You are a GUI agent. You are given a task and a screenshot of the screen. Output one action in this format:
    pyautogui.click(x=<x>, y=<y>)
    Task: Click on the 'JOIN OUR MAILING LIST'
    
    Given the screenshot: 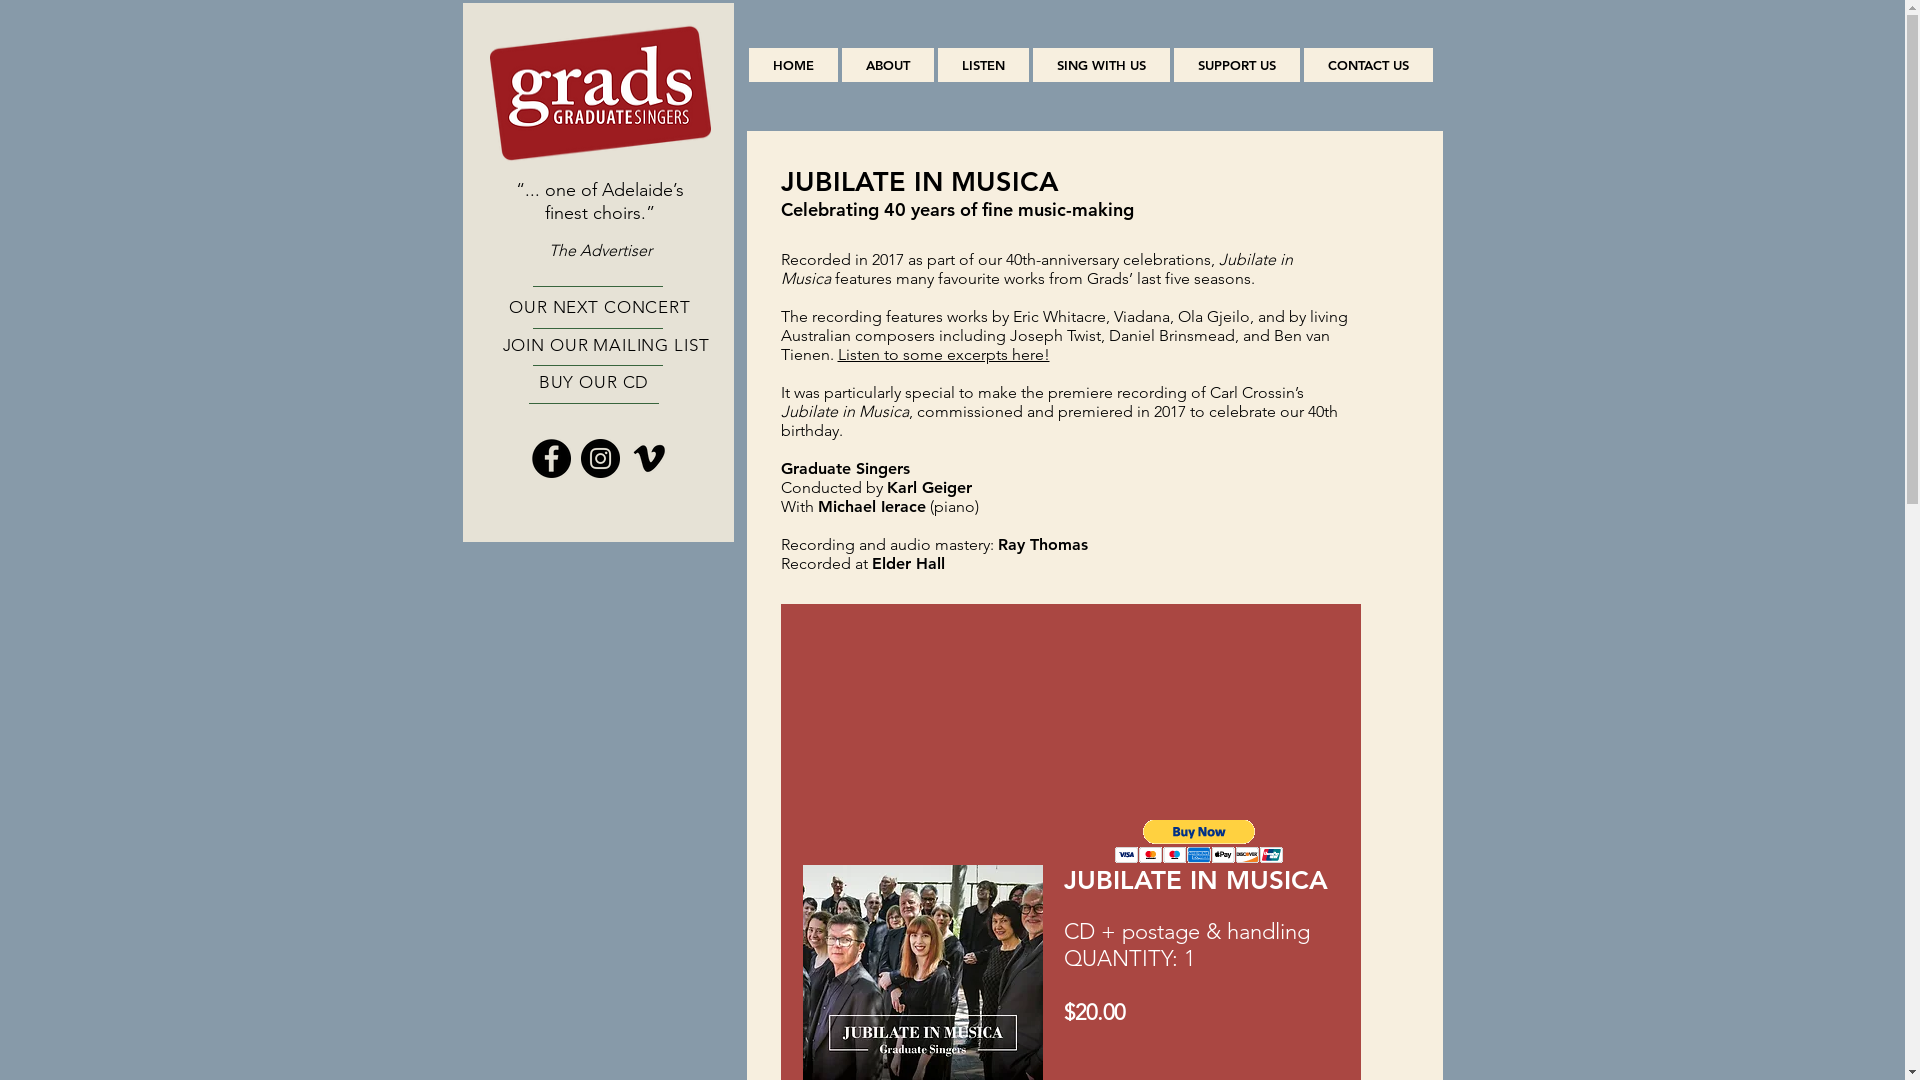 What is the action you would take?
    pyautogui.click(x=605, y=343)
    